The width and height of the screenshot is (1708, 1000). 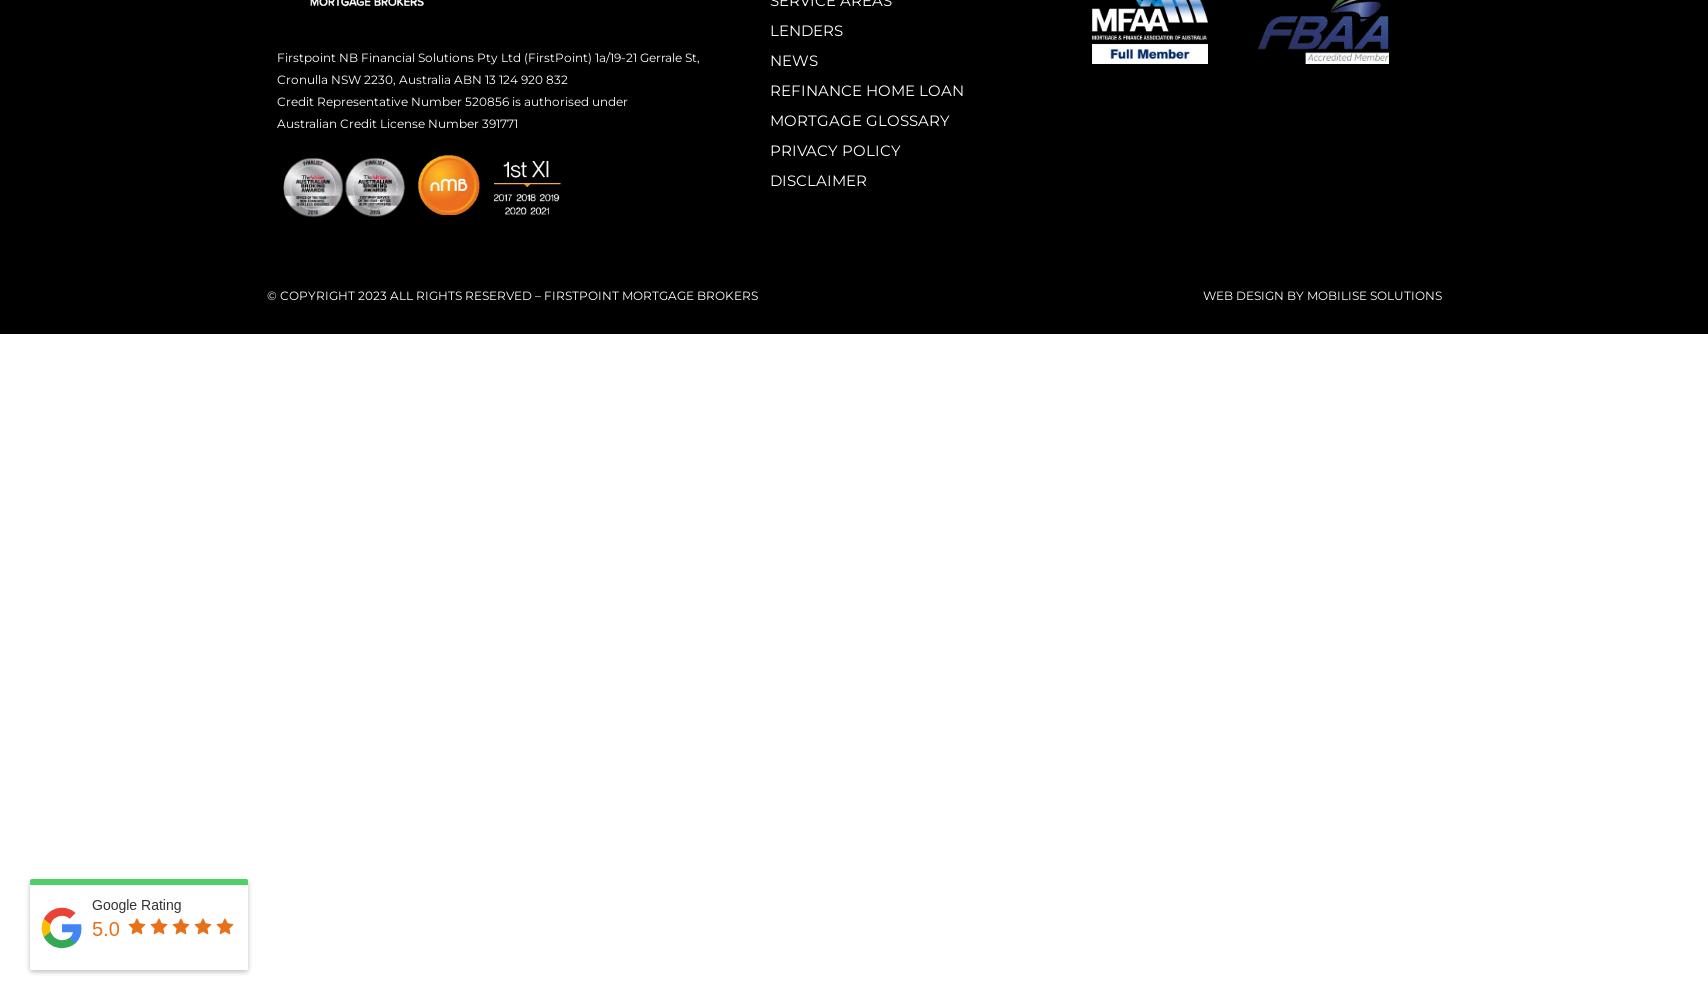 I want to click on 'DISCLAIMER', so click(x=818, y=180).